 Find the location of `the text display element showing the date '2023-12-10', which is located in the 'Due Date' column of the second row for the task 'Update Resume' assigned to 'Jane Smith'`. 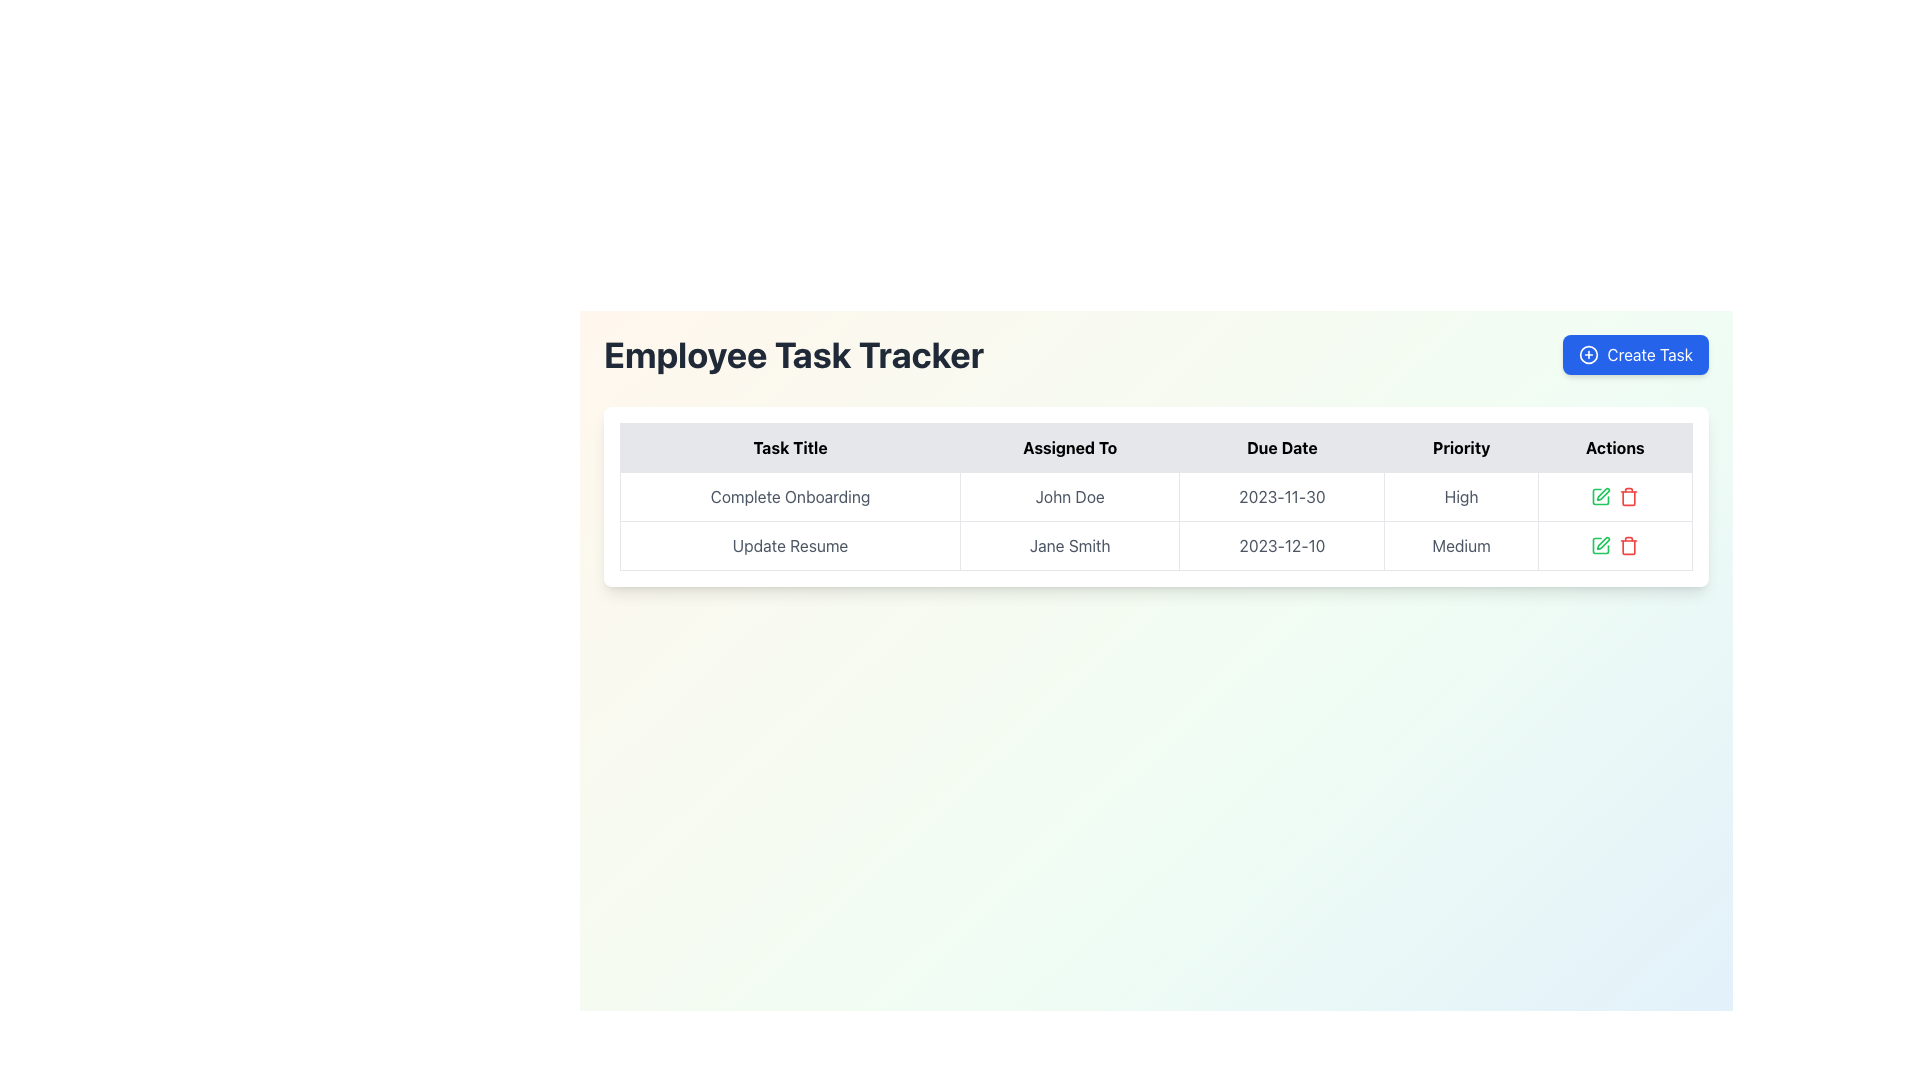

the text display element showing the date '2023-12-10', which is located in the 'Due Date' column of the second row for the task 'Update Resume' assigned to 'Jane Smith' is located at coordinates (1282, 546).